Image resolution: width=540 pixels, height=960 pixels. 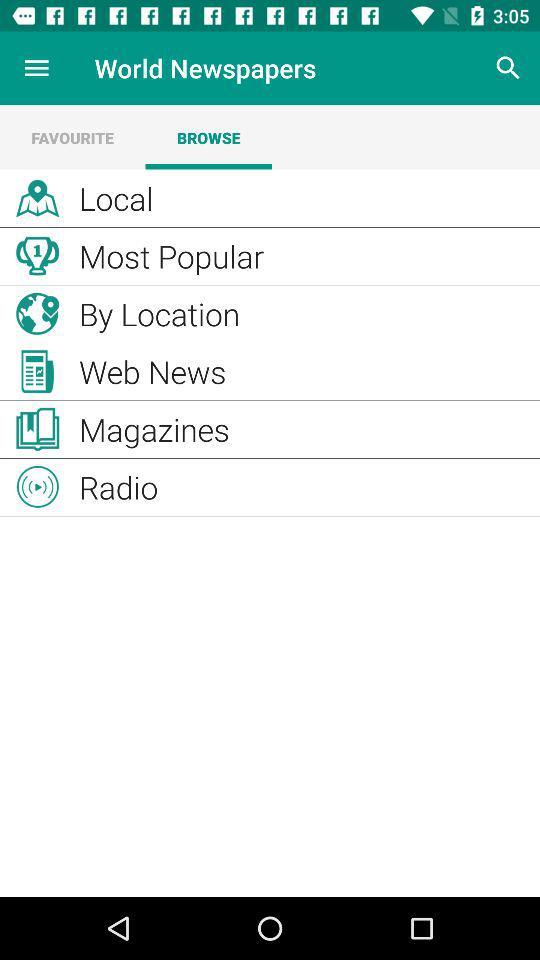 I want to click on item next to the world newspapers icon, so click(x=36, y=68).